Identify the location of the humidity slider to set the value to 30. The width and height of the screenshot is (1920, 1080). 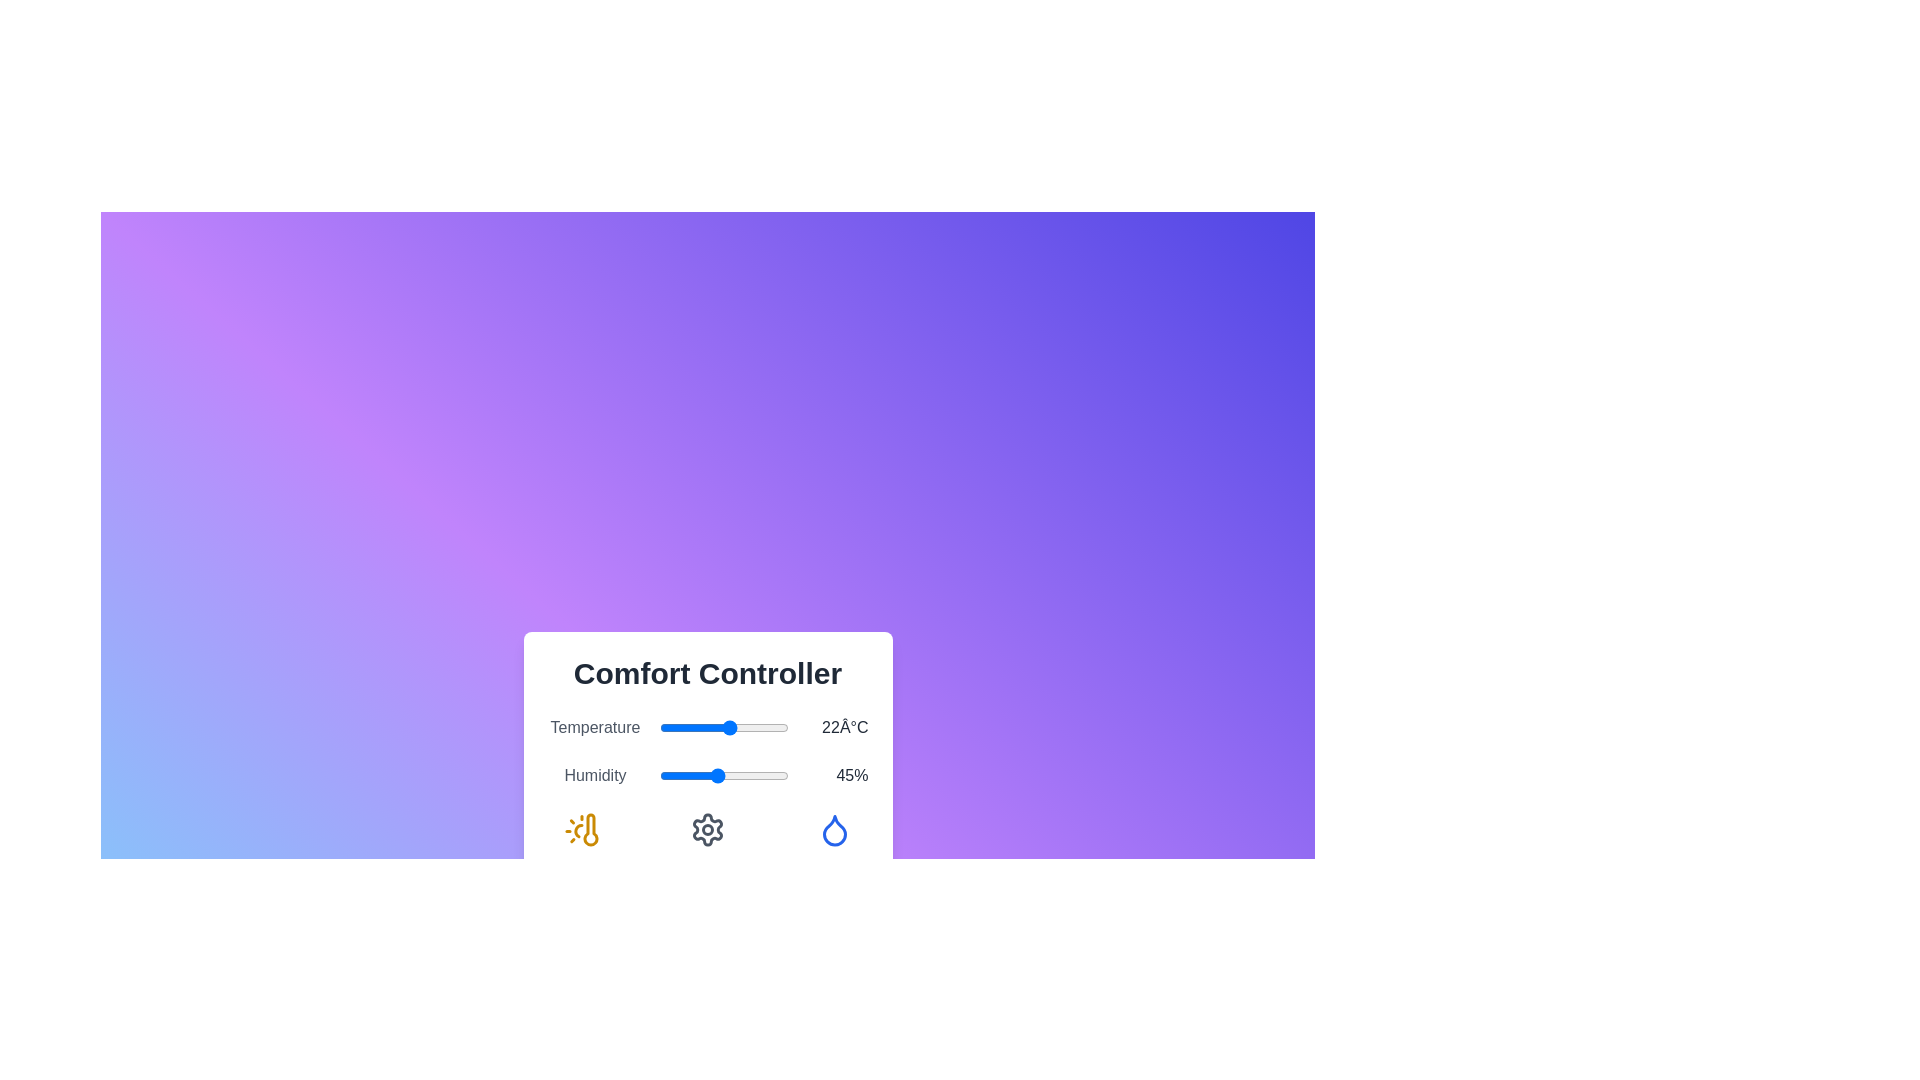
(698, 774).